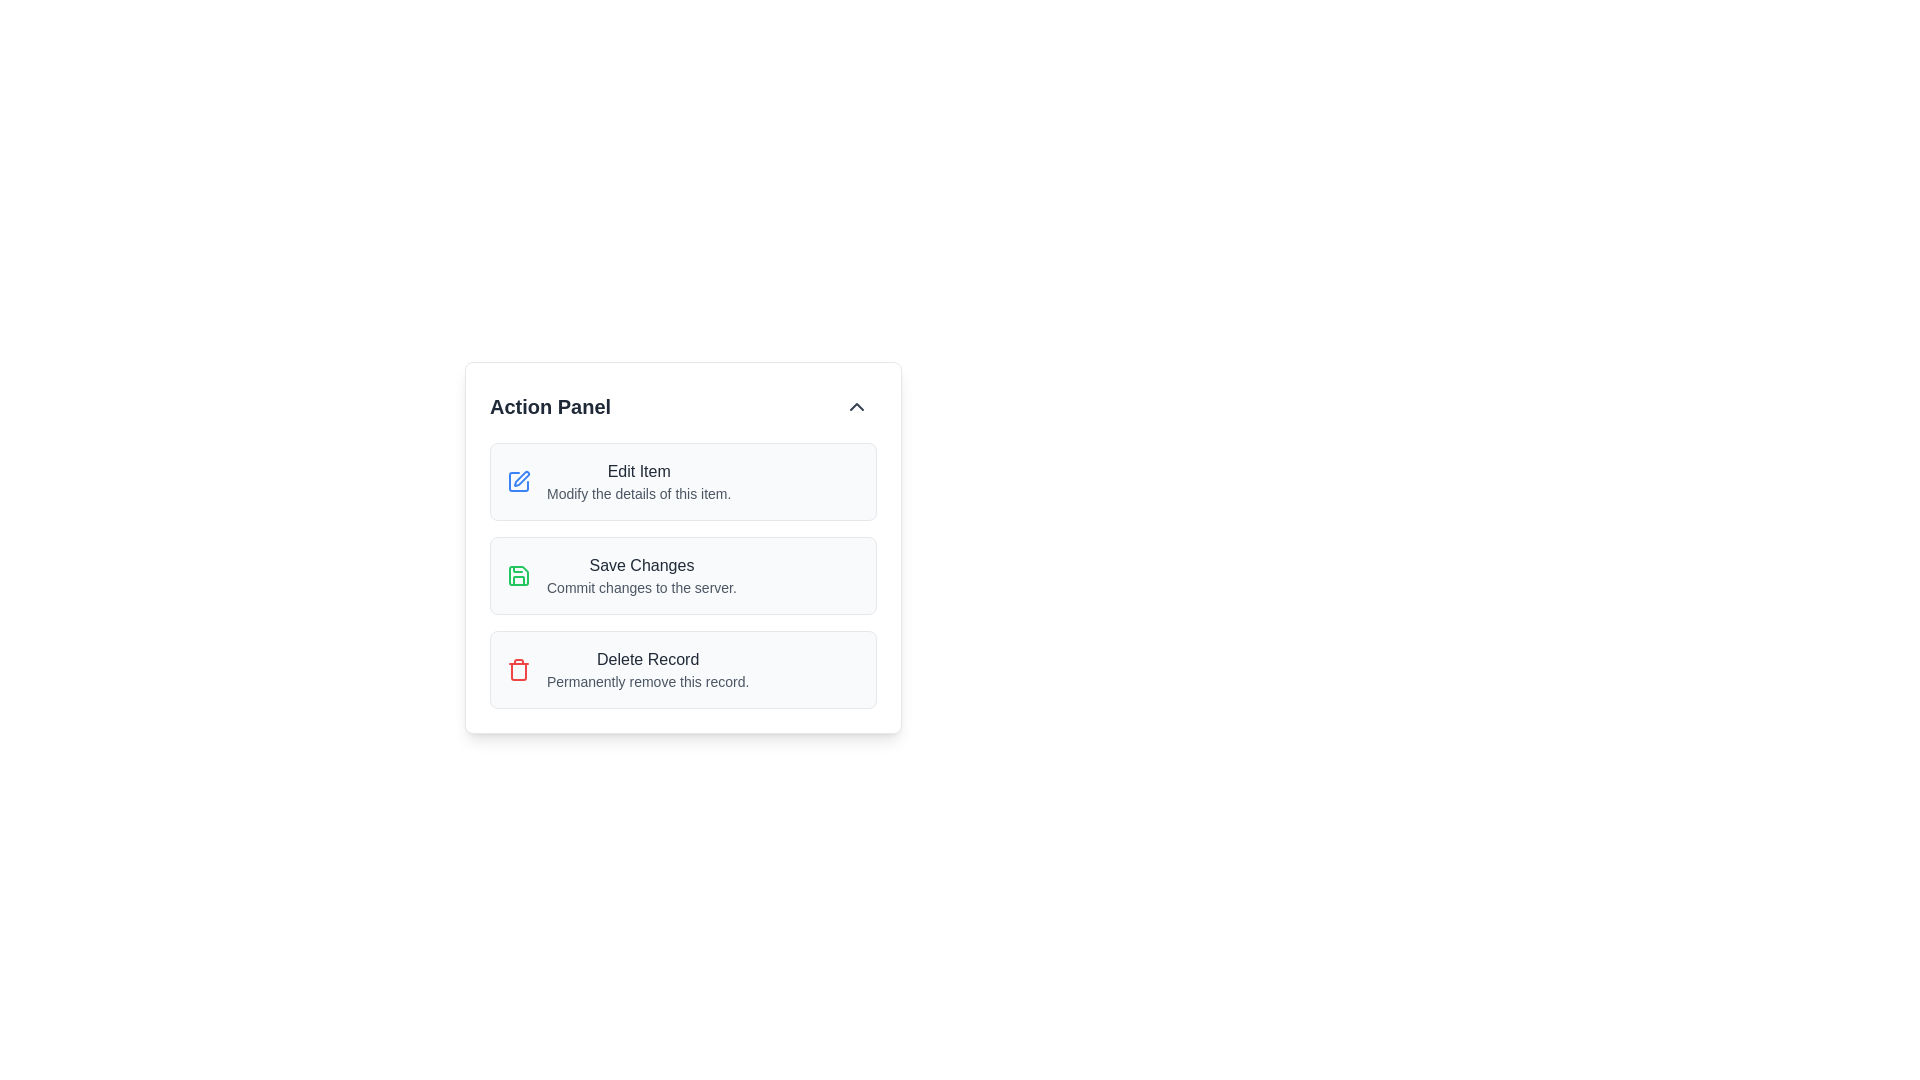 The image size is (1920, 1080). Describe the element at coordinates (518, 482) in the screenshot. I see `the rectangular diagram with rounded corners, styled in blue, located to the left of the 'Edit Item' label in the second row of the 'Action Panel' card` at that location.